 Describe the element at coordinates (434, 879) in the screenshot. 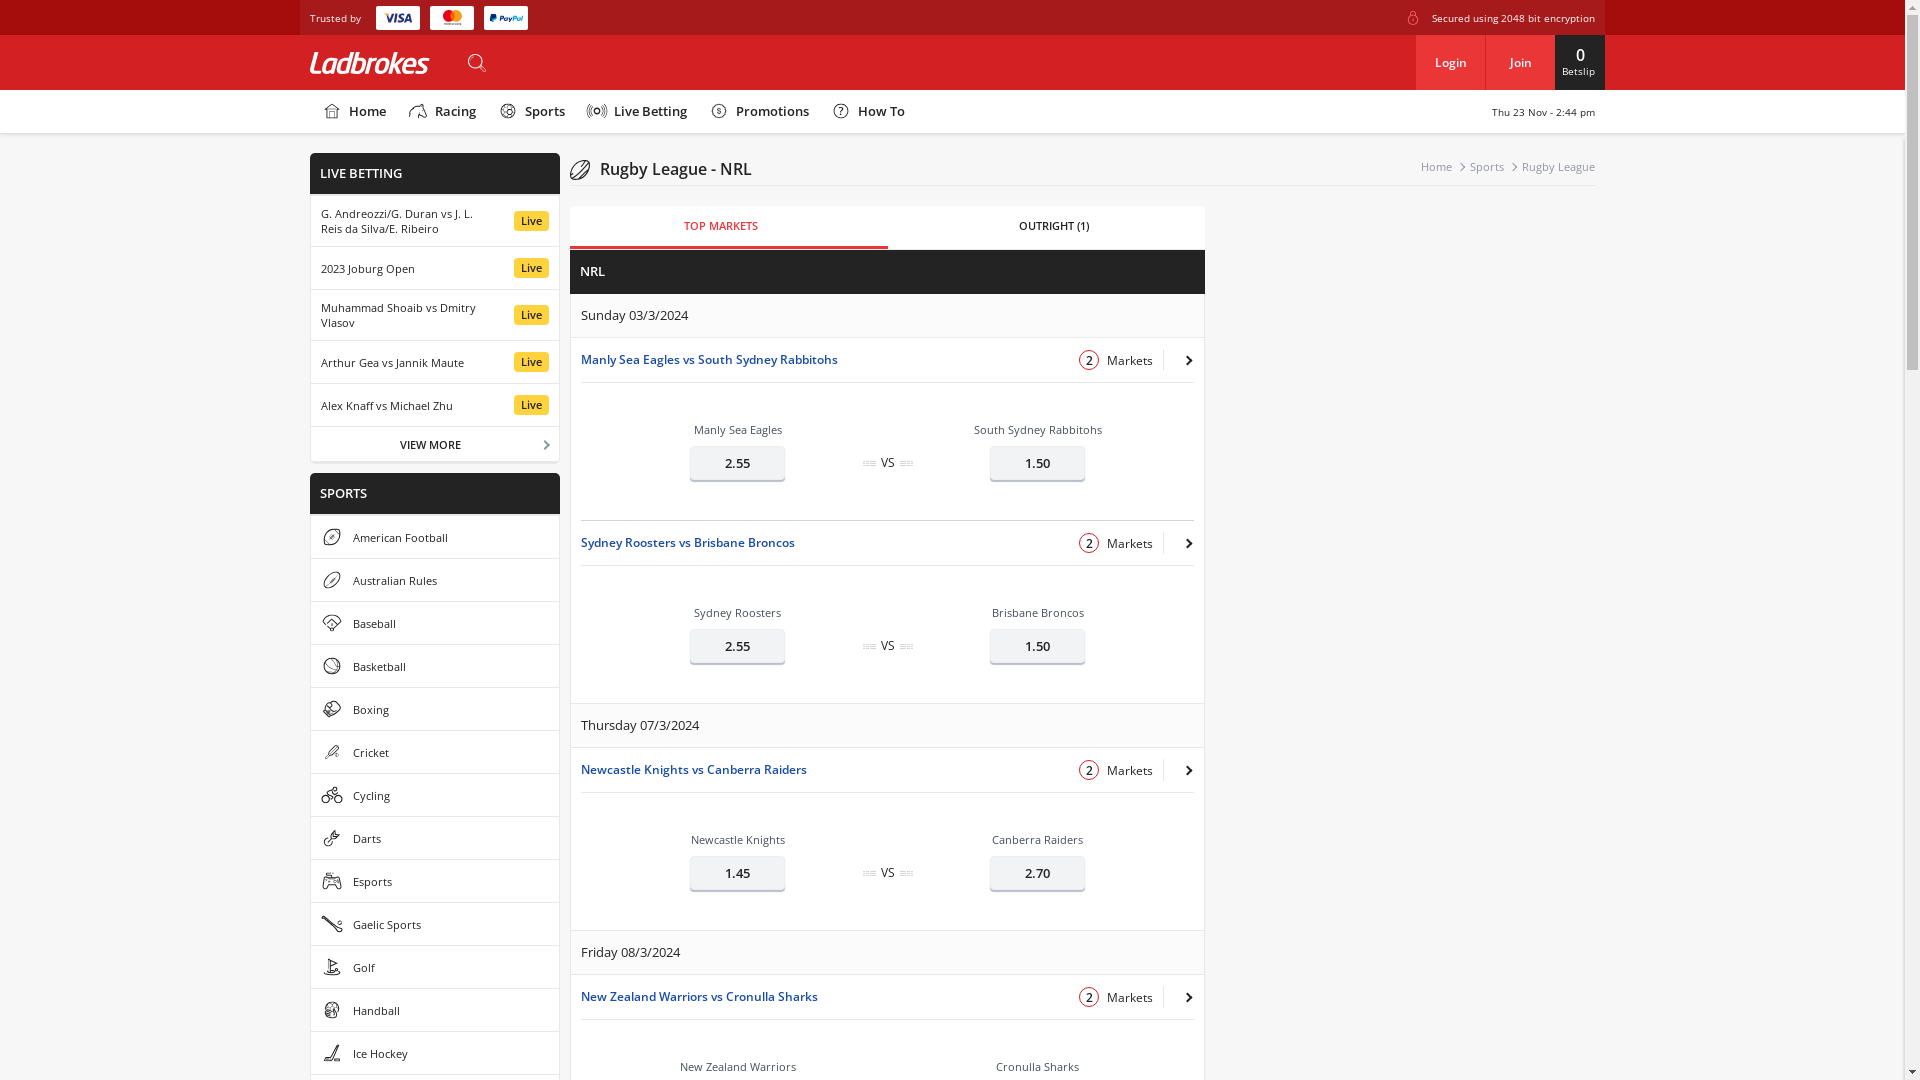

I see `'Esports'` at that location.